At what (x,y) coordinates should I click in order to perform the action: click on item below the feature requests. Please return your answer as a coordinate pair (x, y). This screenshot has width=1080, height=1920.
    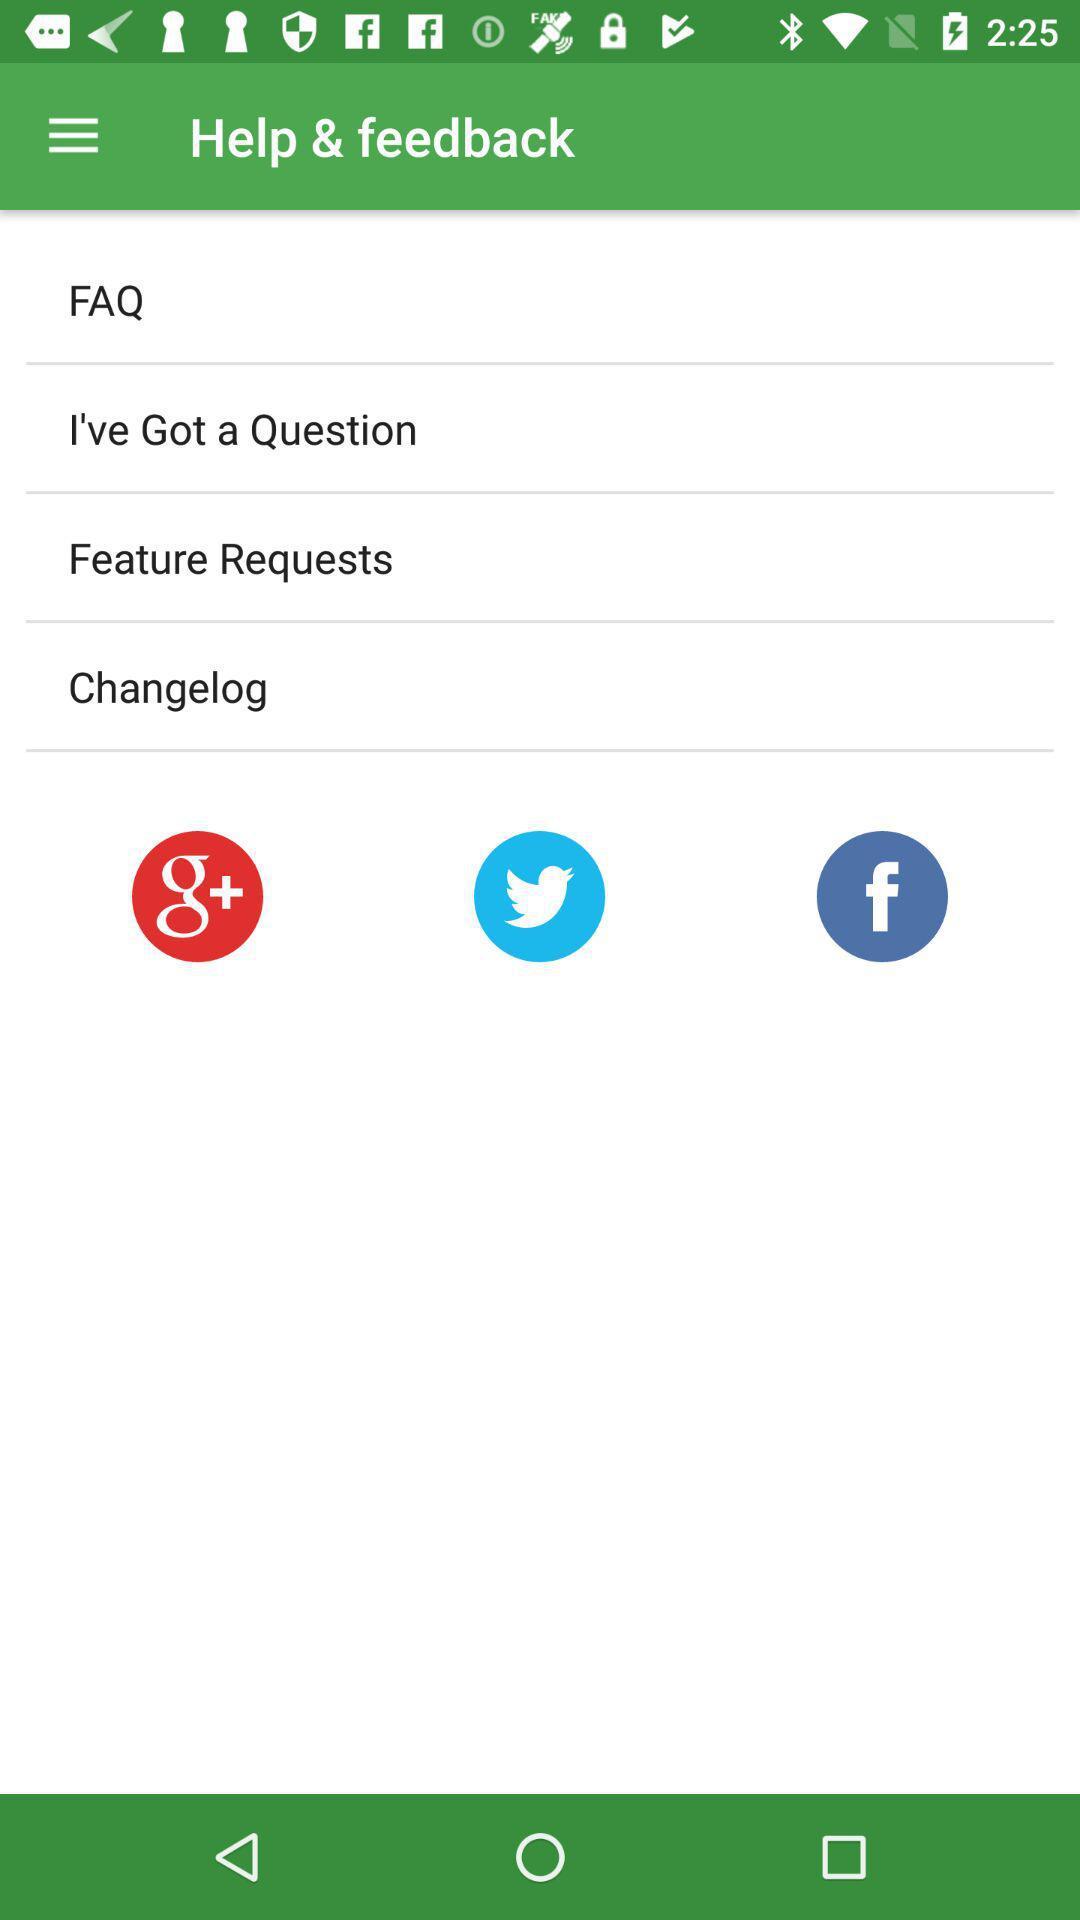
    Looking at the image, I should click on (540, 686).